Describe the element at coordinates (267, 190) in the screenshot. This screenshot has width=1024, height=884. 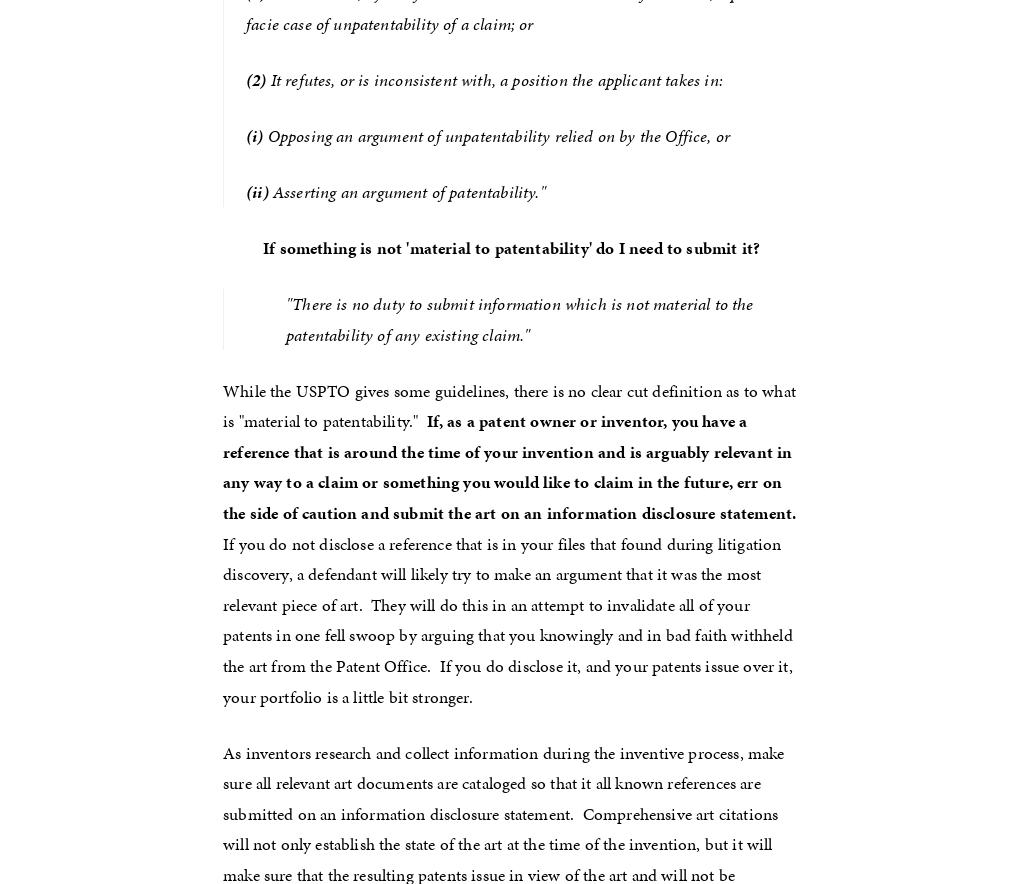
I see `'Asserting an argument of patentability."'` at that location.